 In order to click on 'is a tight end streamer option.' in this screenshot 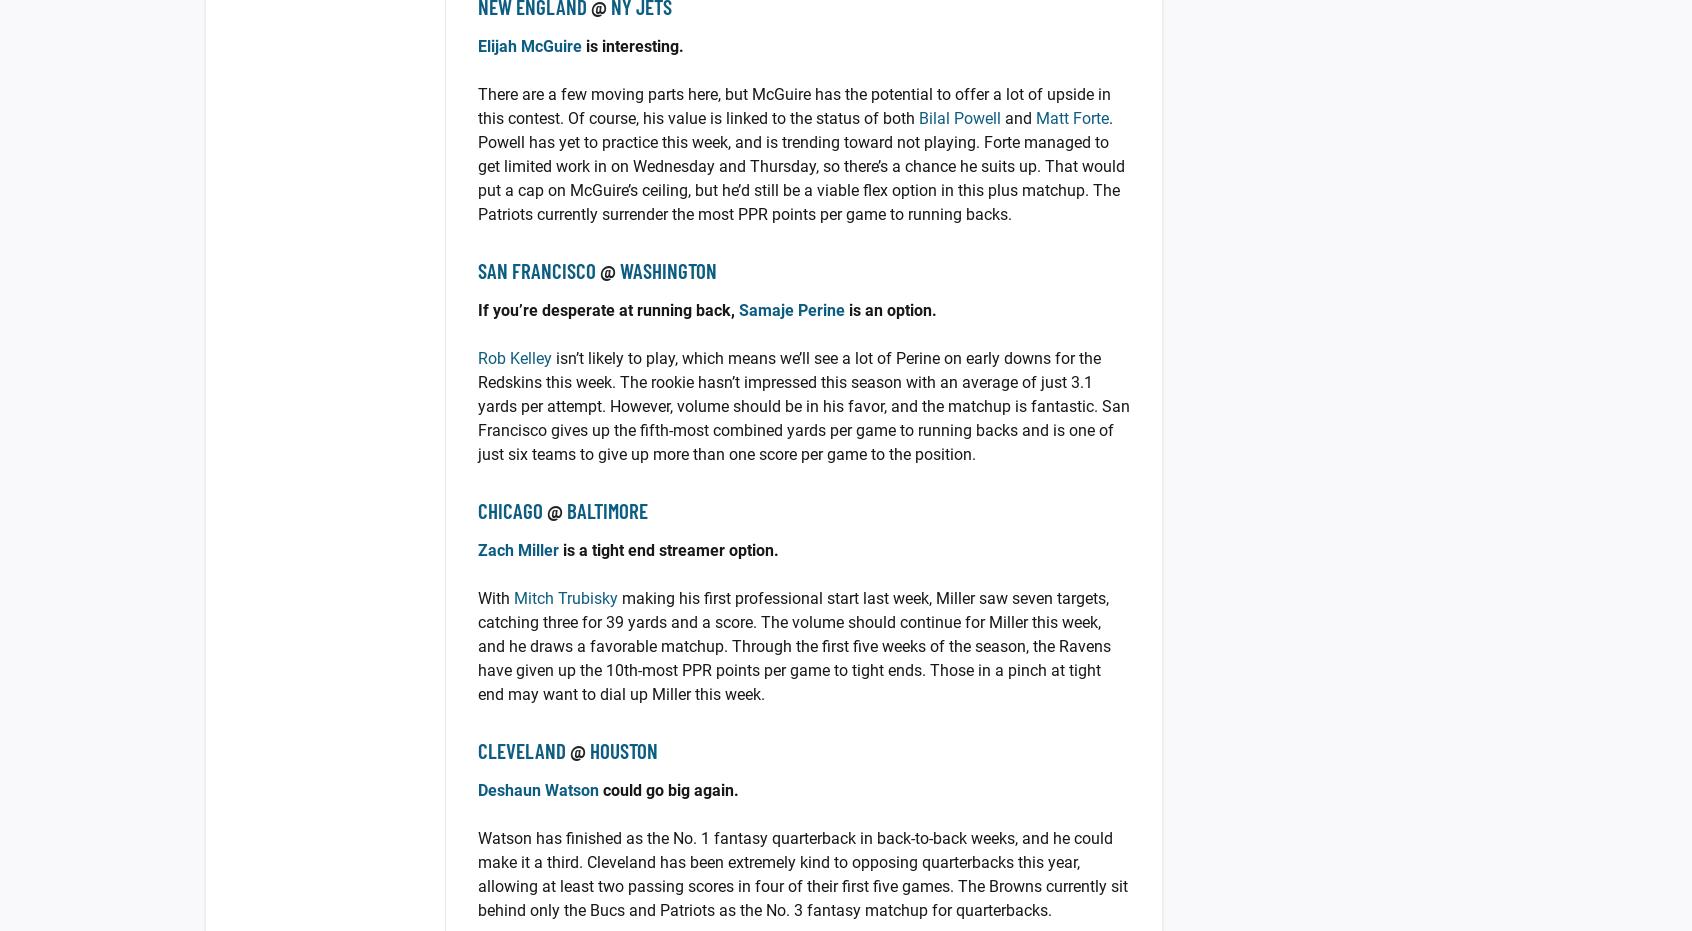, I will do `click(559, 549)`.